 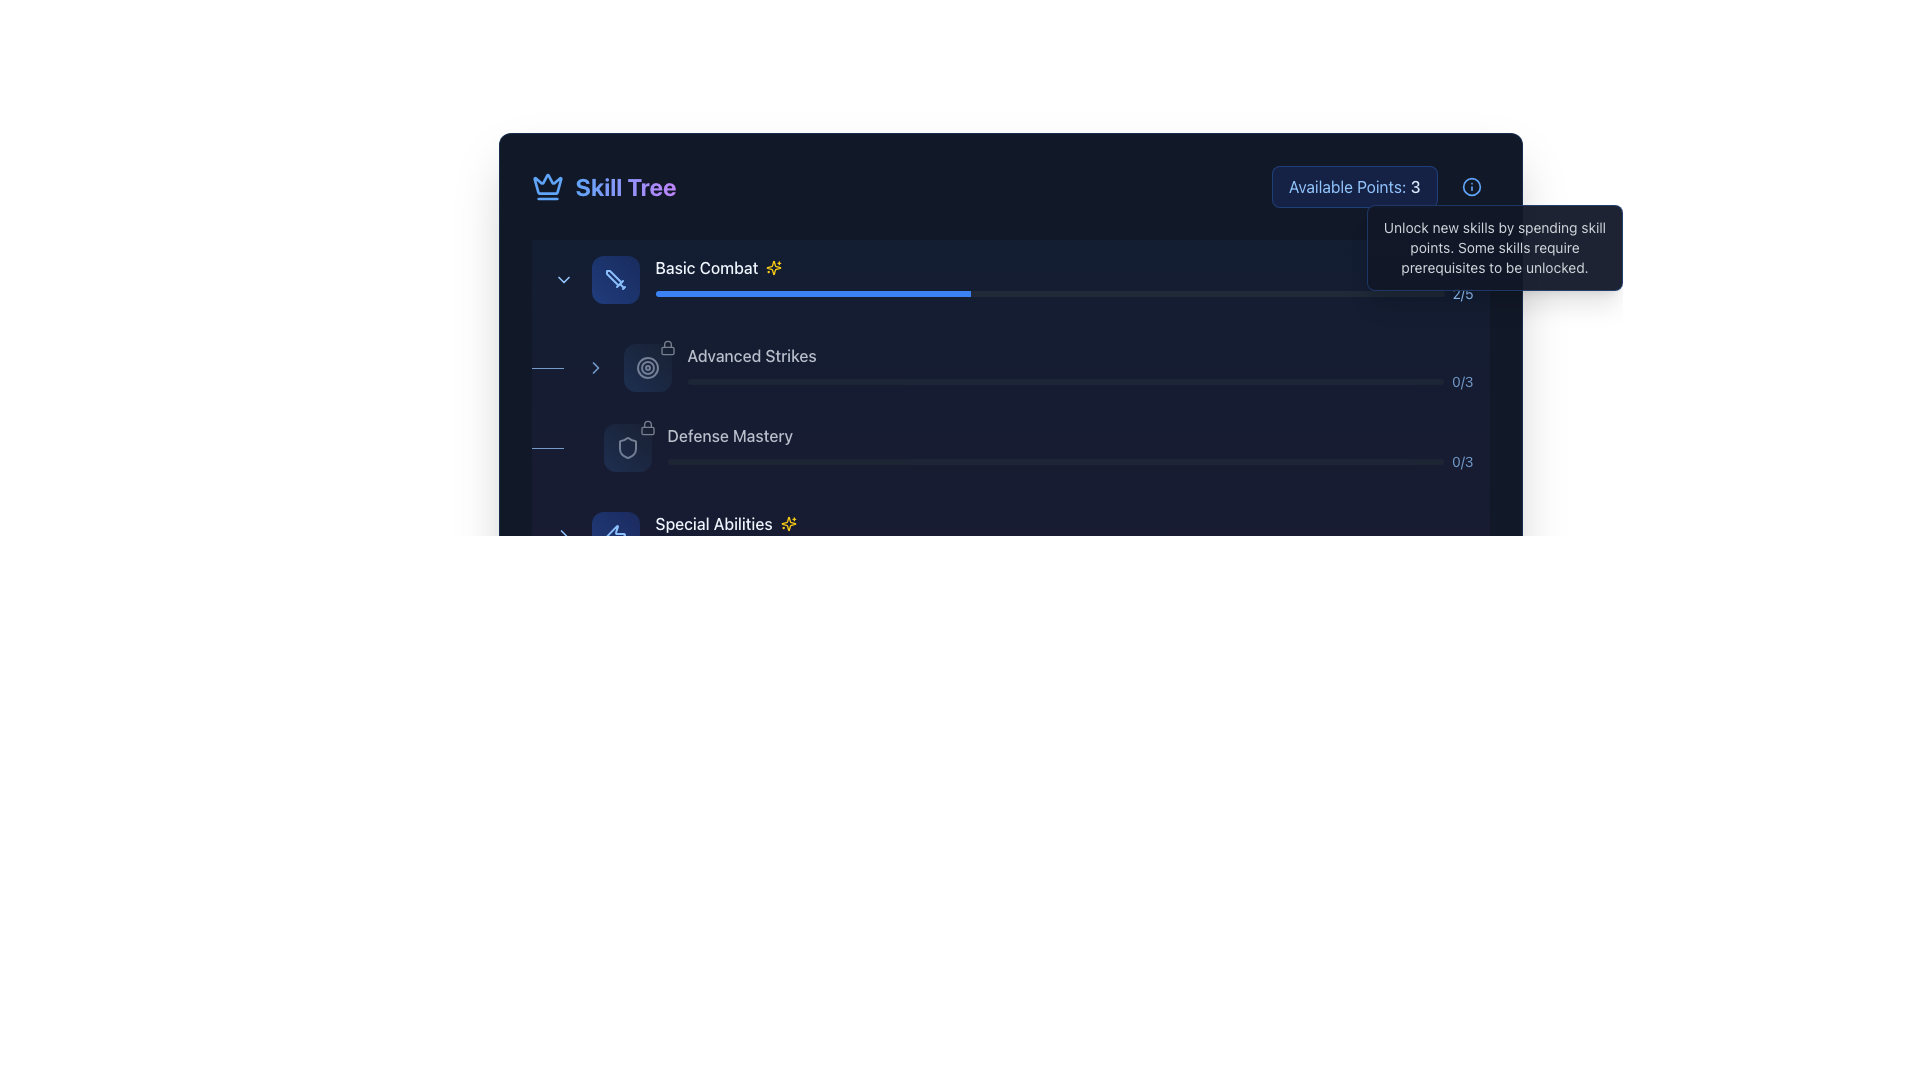 I want to click on the progress bar for 'Basic Combat', so click(x=1063, y=280).